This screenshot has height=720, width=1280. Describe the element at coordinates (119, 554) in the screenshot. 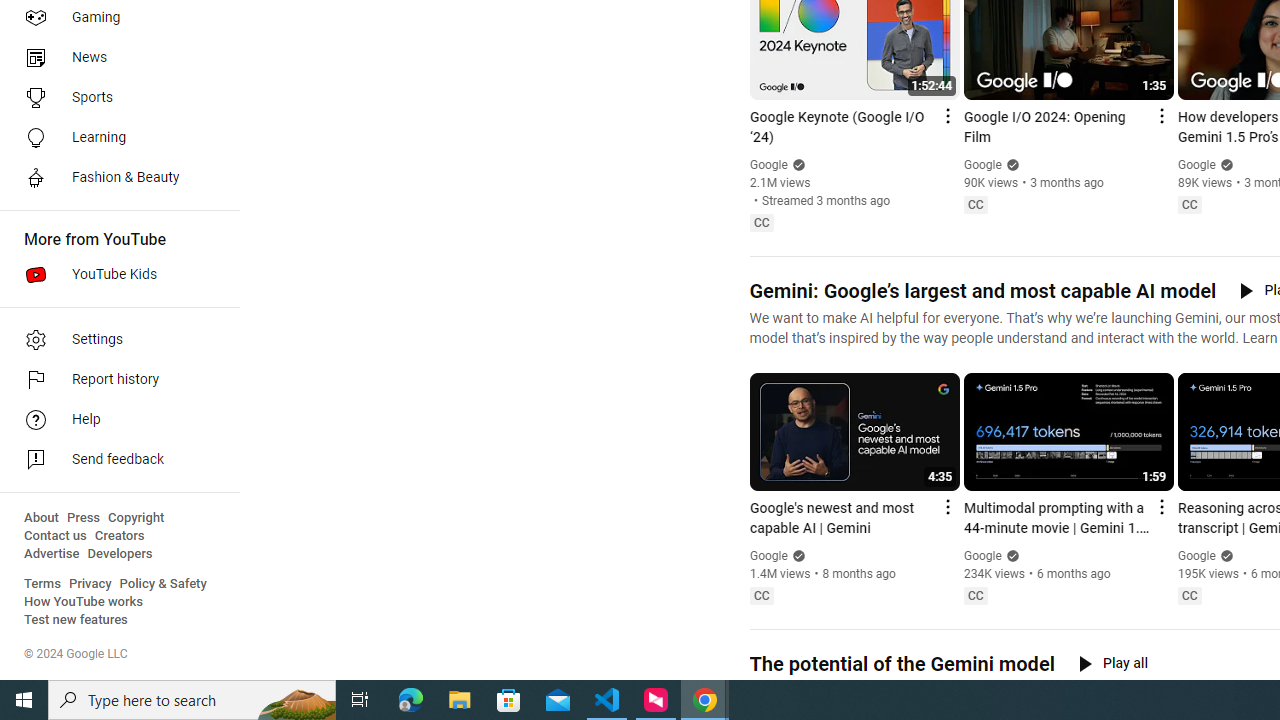

I see `'Developers'` at that location.